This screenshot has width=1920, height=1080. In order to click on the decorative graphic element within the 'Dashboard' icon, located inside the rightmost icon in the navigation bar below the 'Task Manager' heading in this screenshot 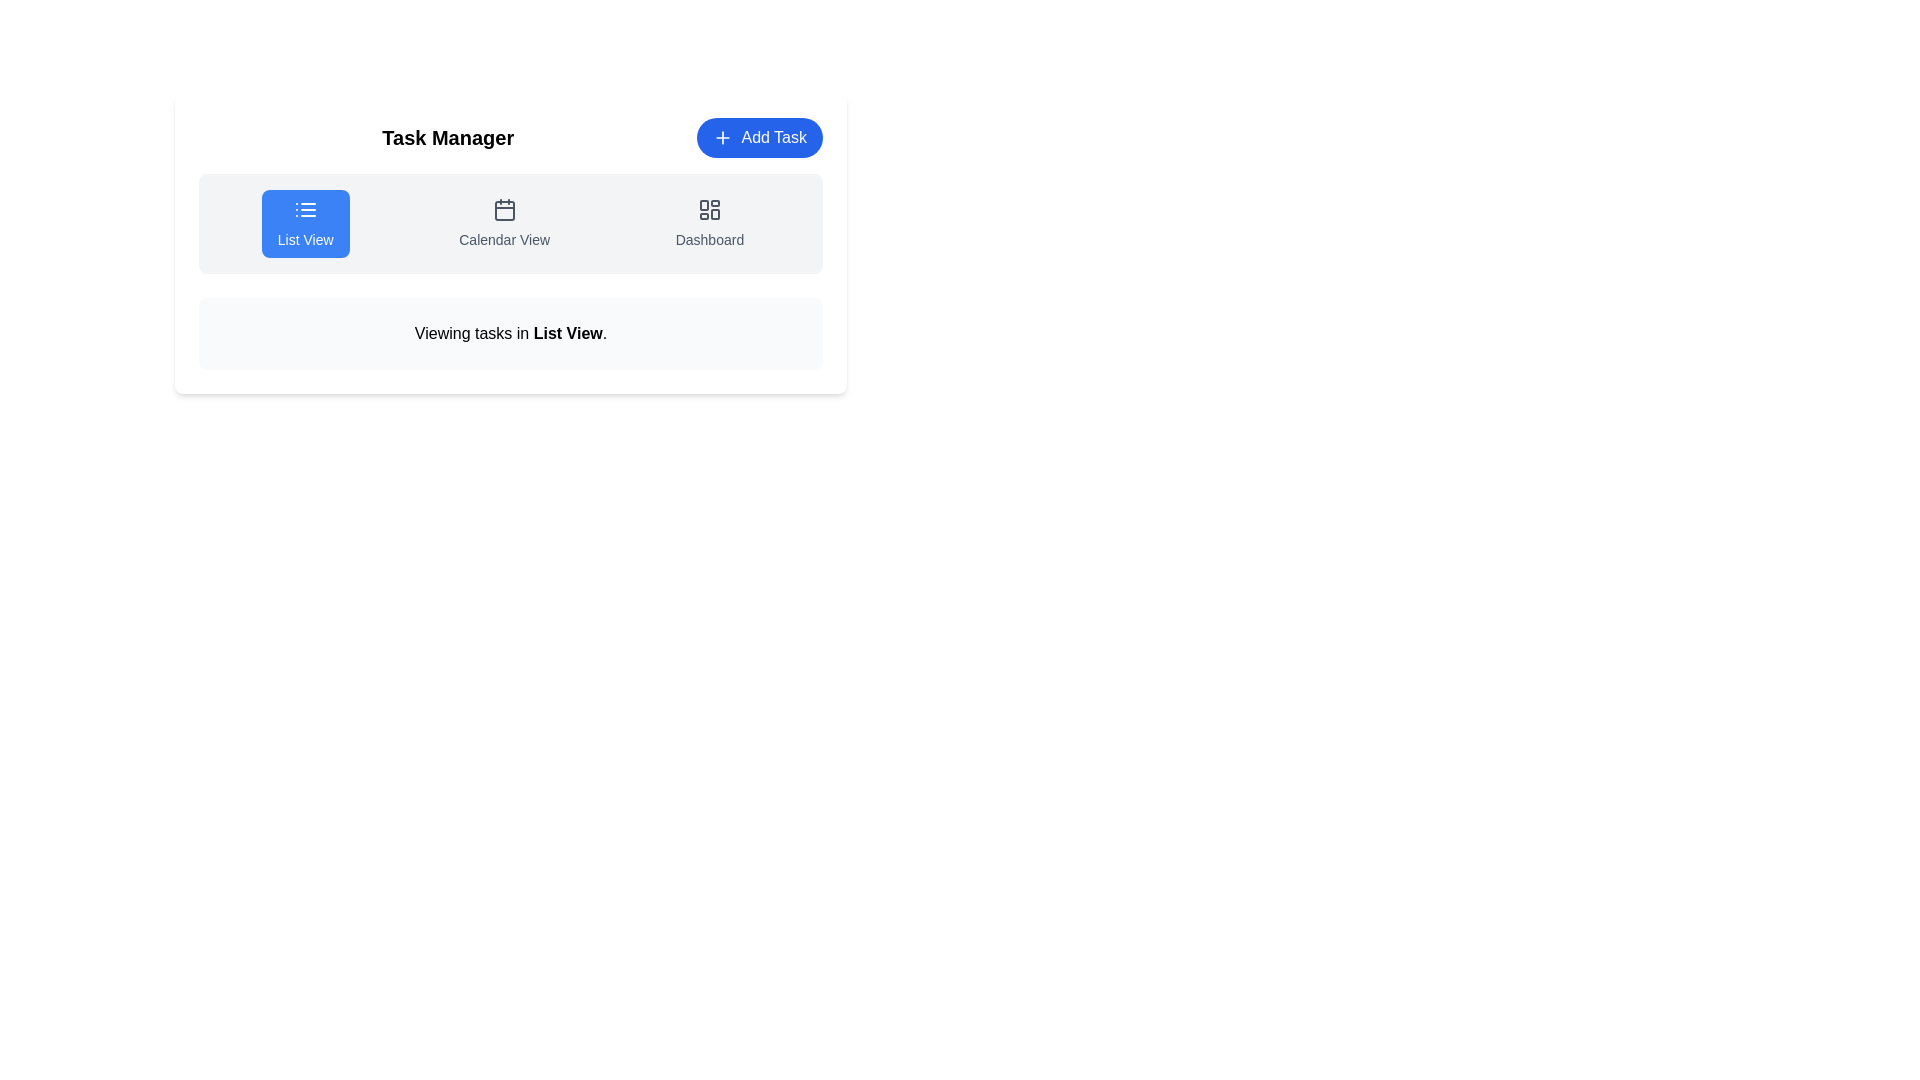, I will do `click(715, 214)`.